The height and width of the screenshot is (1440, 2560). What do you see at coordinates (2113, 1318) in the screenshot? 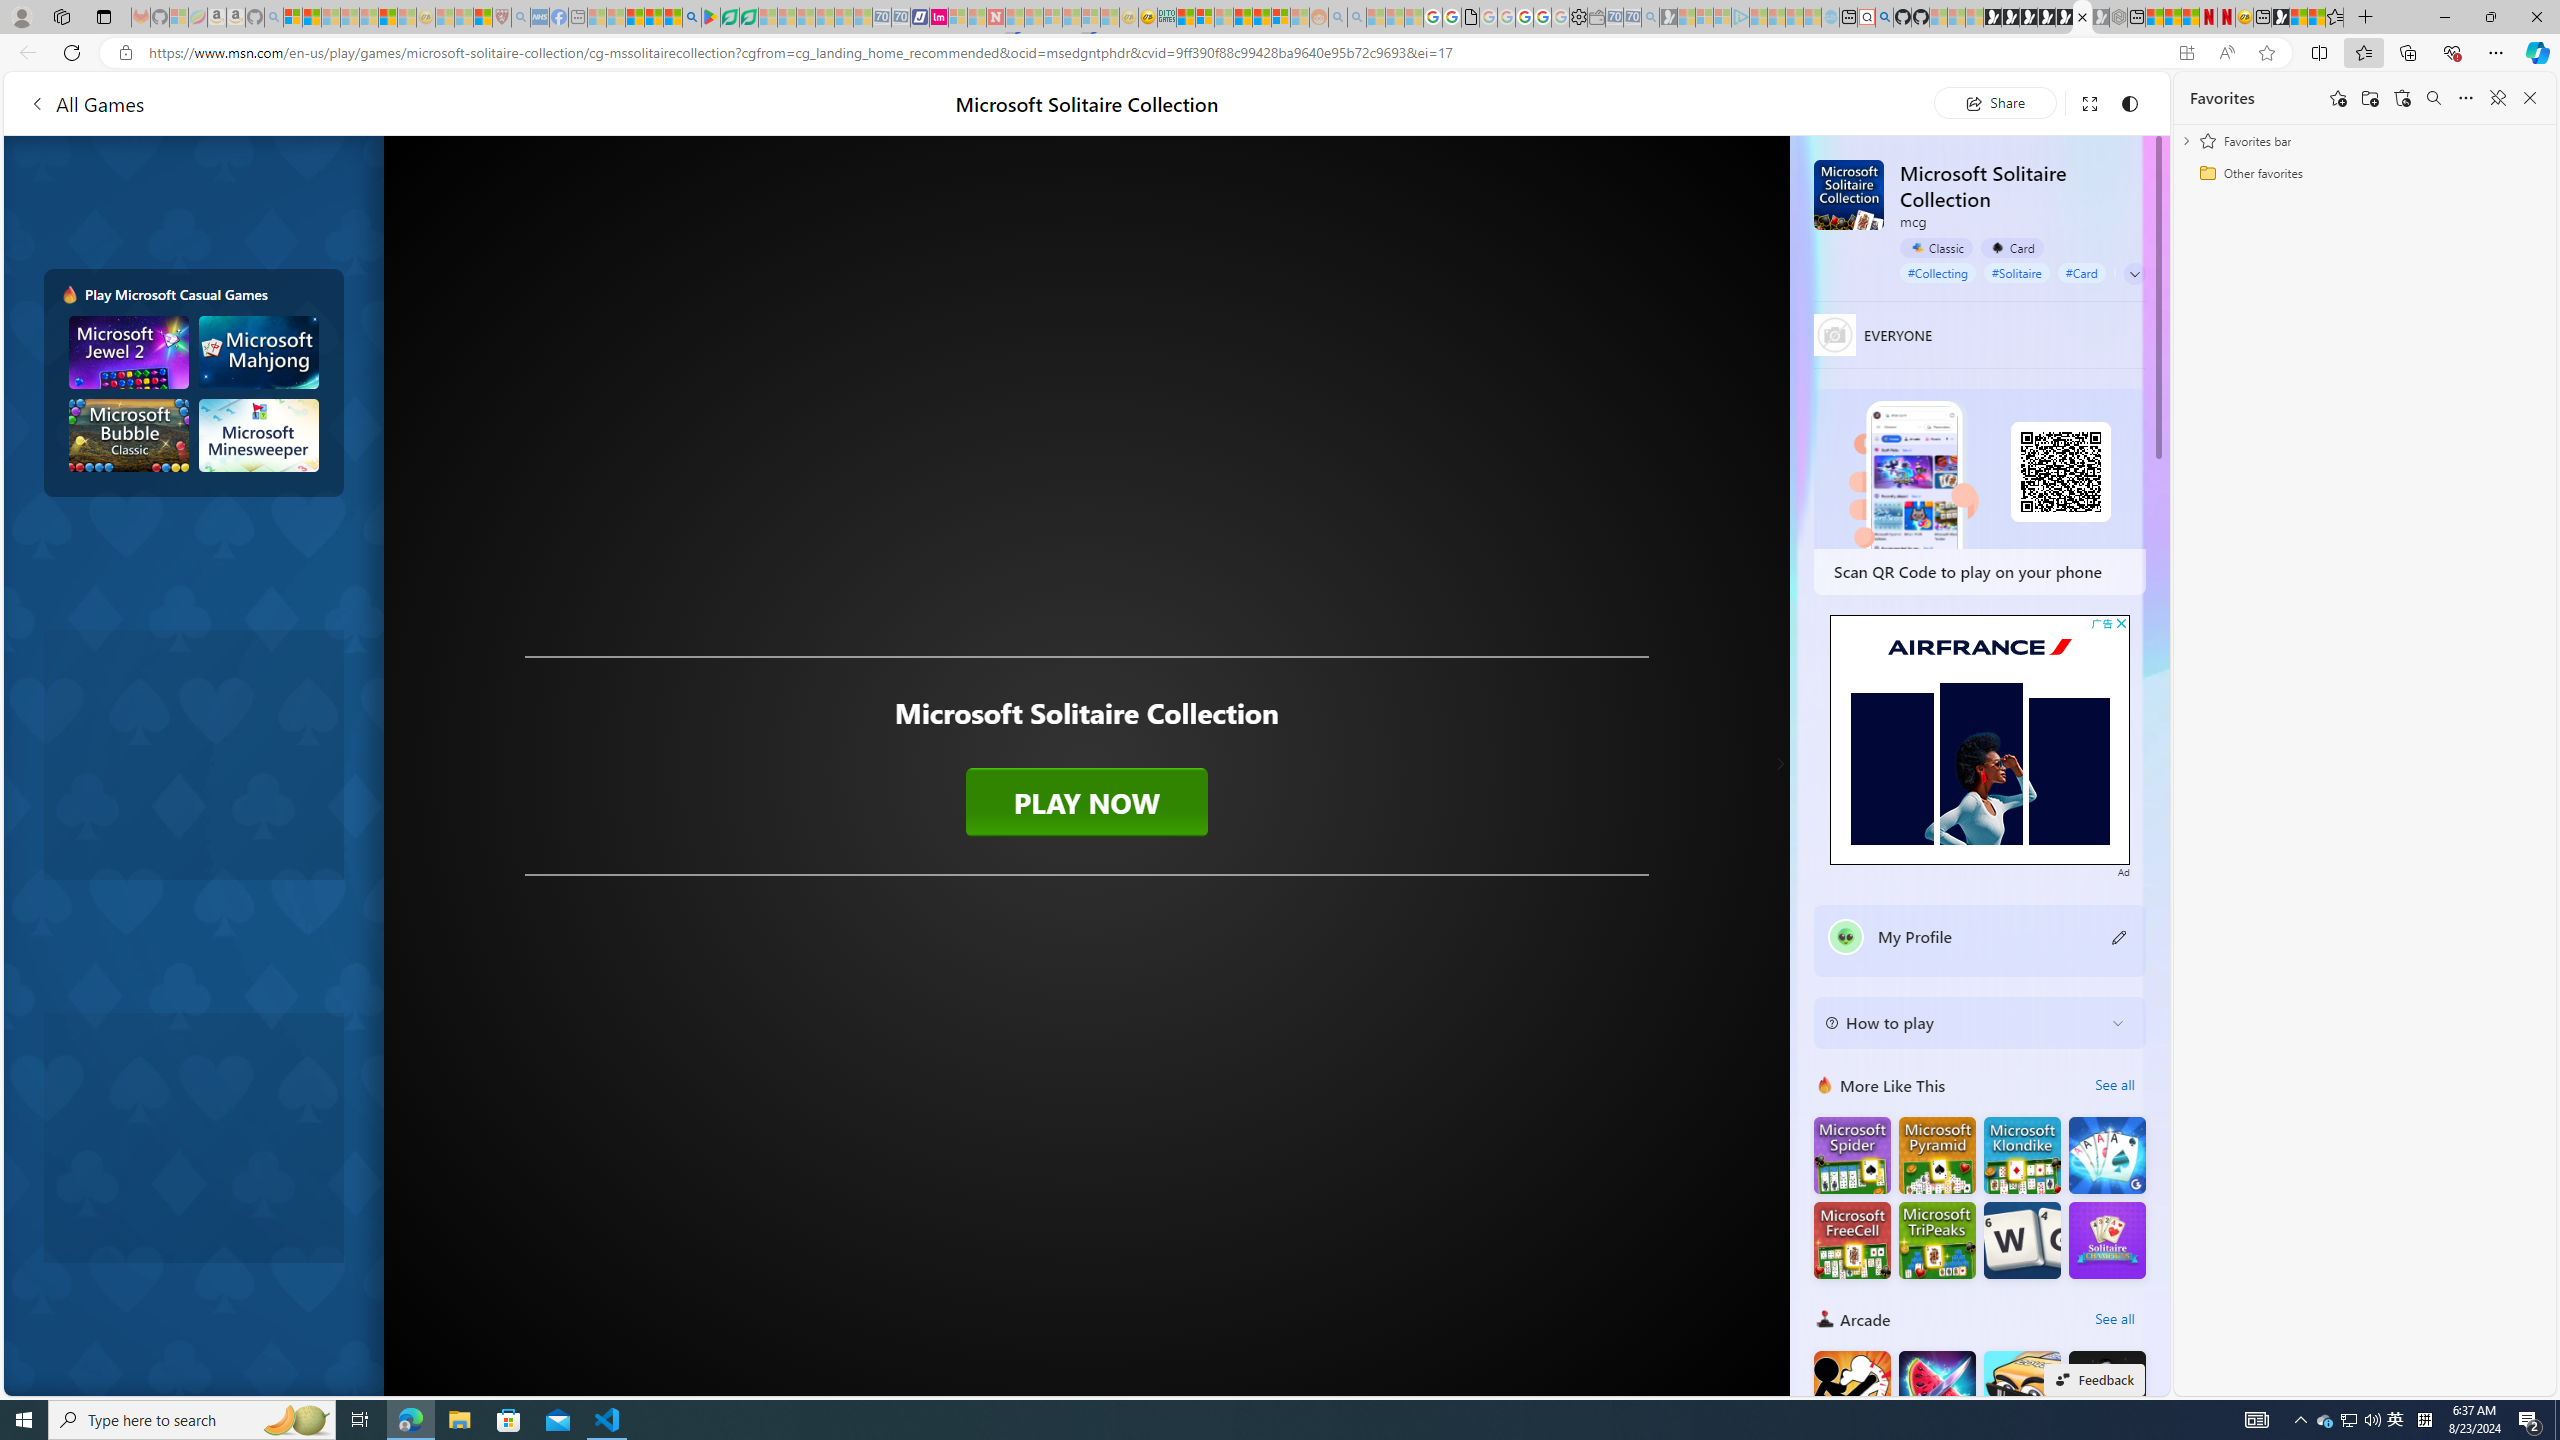
I see `'See all'` at bounding box center [2113, 1318].